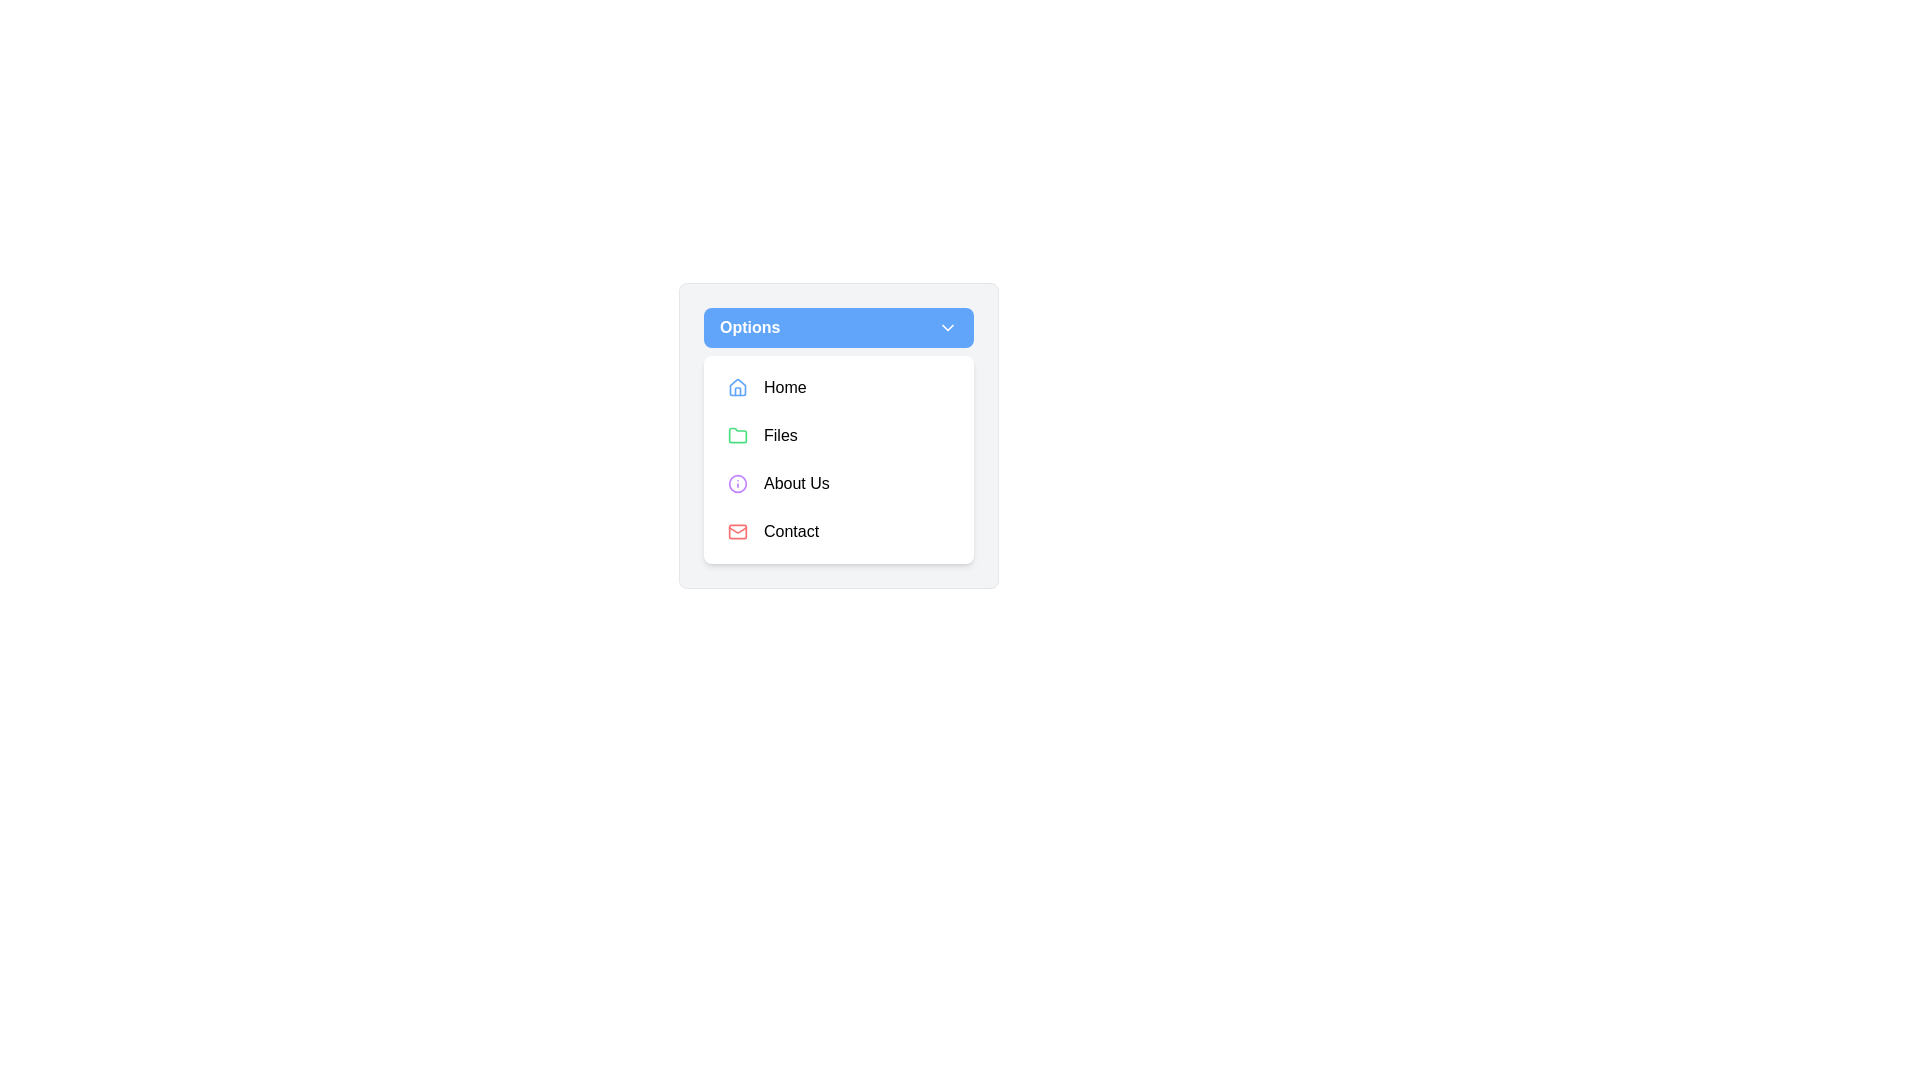 This screenshot has height=1080, width=1920. Describe the element at coordinates (737, 483) in the screenshot. I see `the leading icon located on the left side of the 'About Us' menu item within the dropdown list under 'Options' for informational context` at that location.